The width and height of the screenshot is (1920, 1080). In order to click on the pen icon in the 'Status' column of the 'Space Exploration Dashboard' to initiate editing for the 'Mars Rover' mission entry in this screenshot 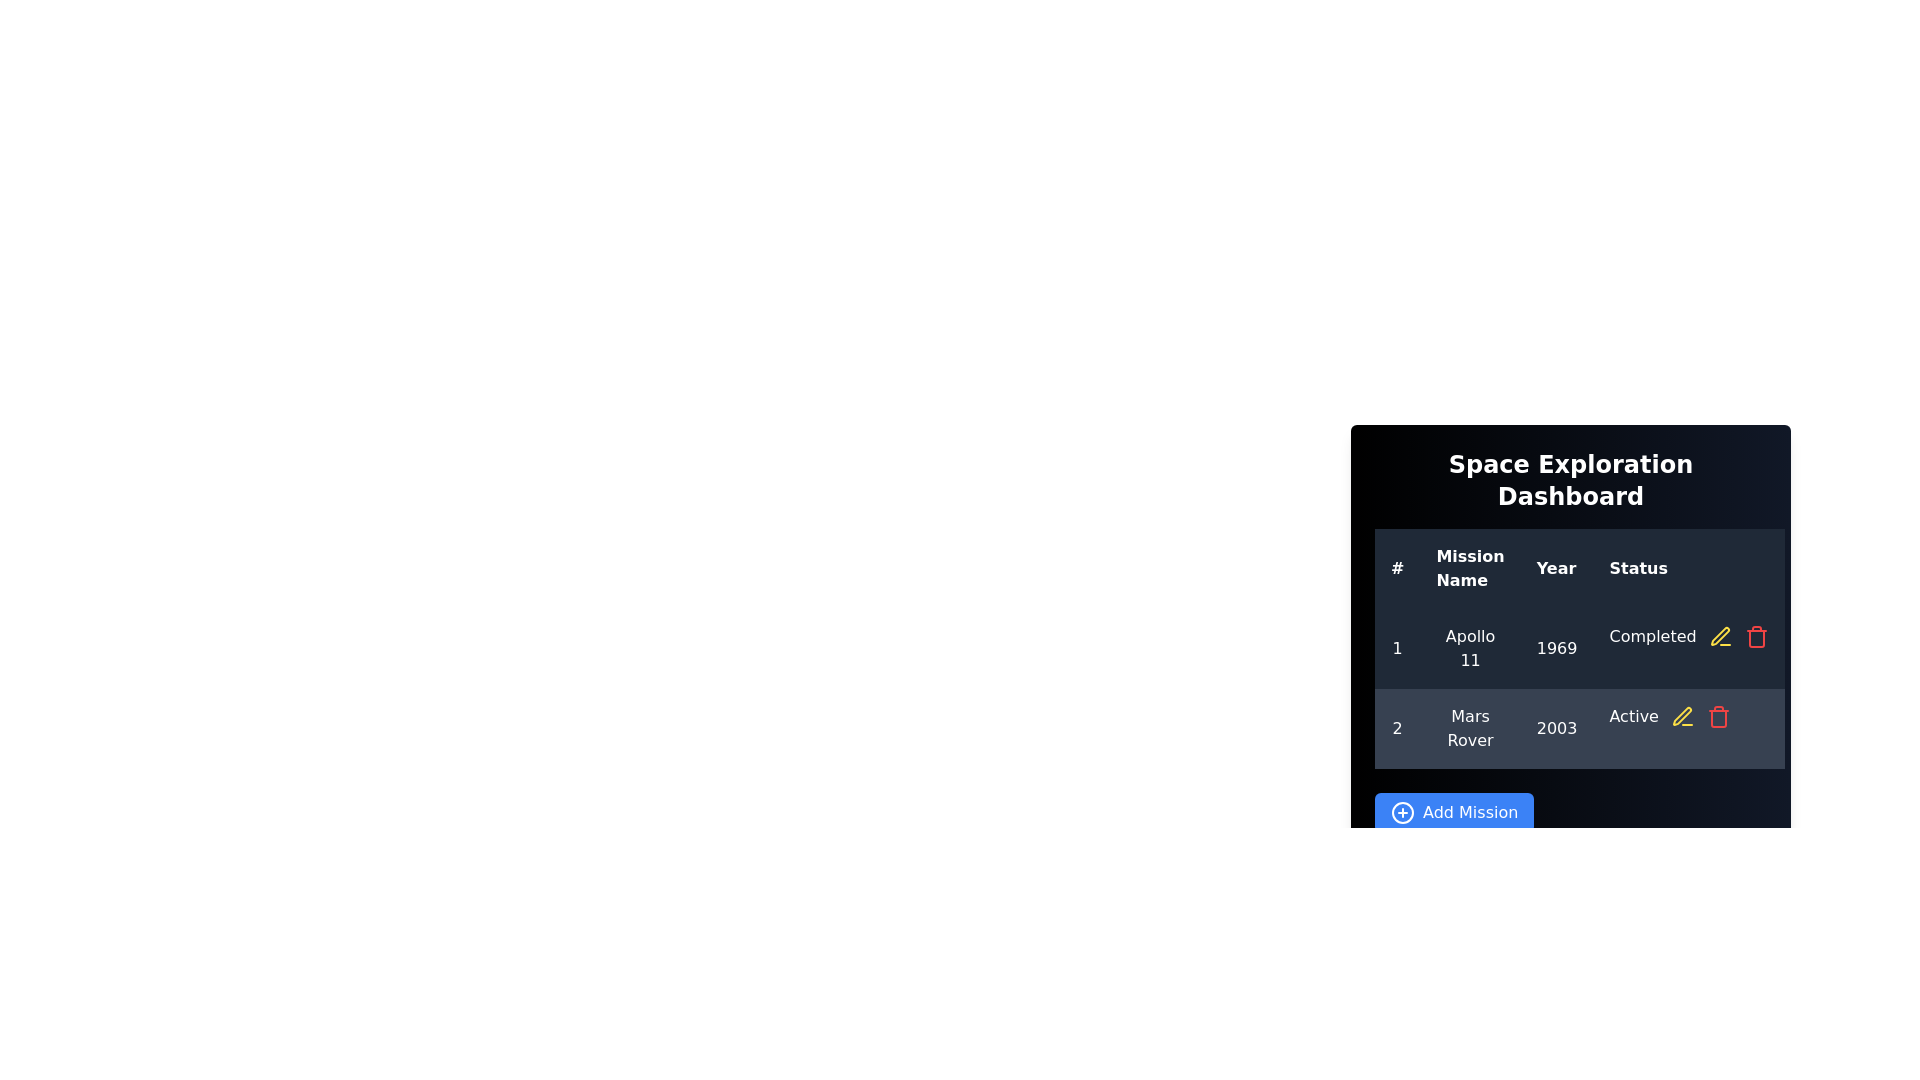, I will do `click(1681, 715)`.